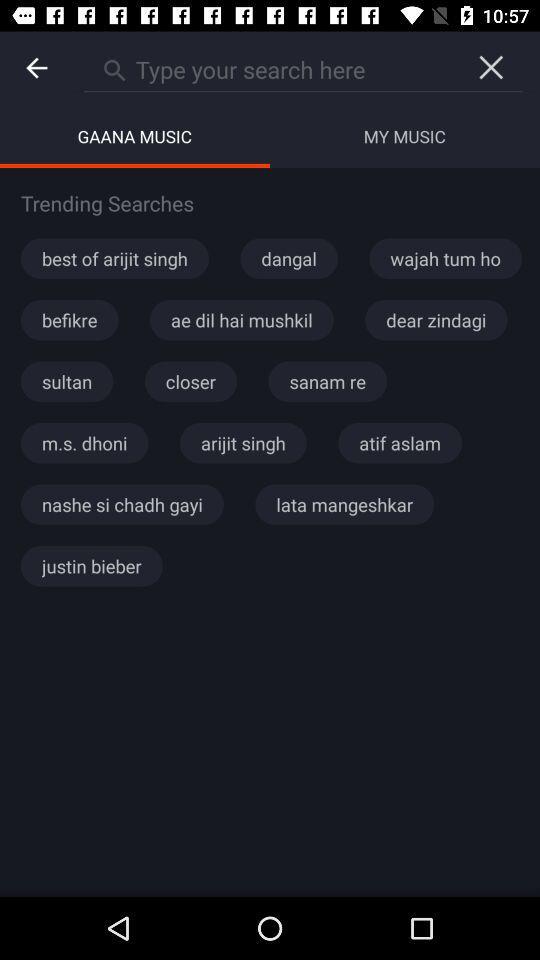 The image size is (540, 960). I want to click on the icon above gaana music icon, so click(270, 67).